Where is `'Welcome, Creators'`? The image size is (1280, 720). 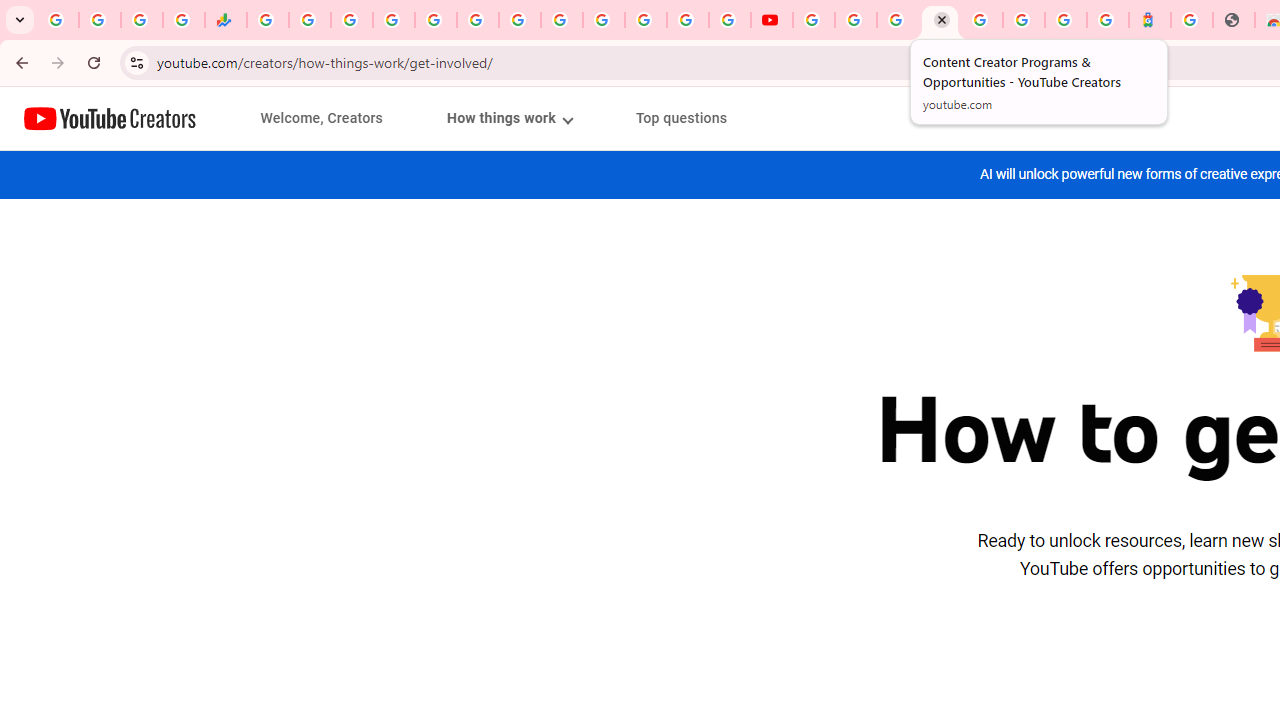 'Welcome, Creators' is located at coordinates (321, 118).